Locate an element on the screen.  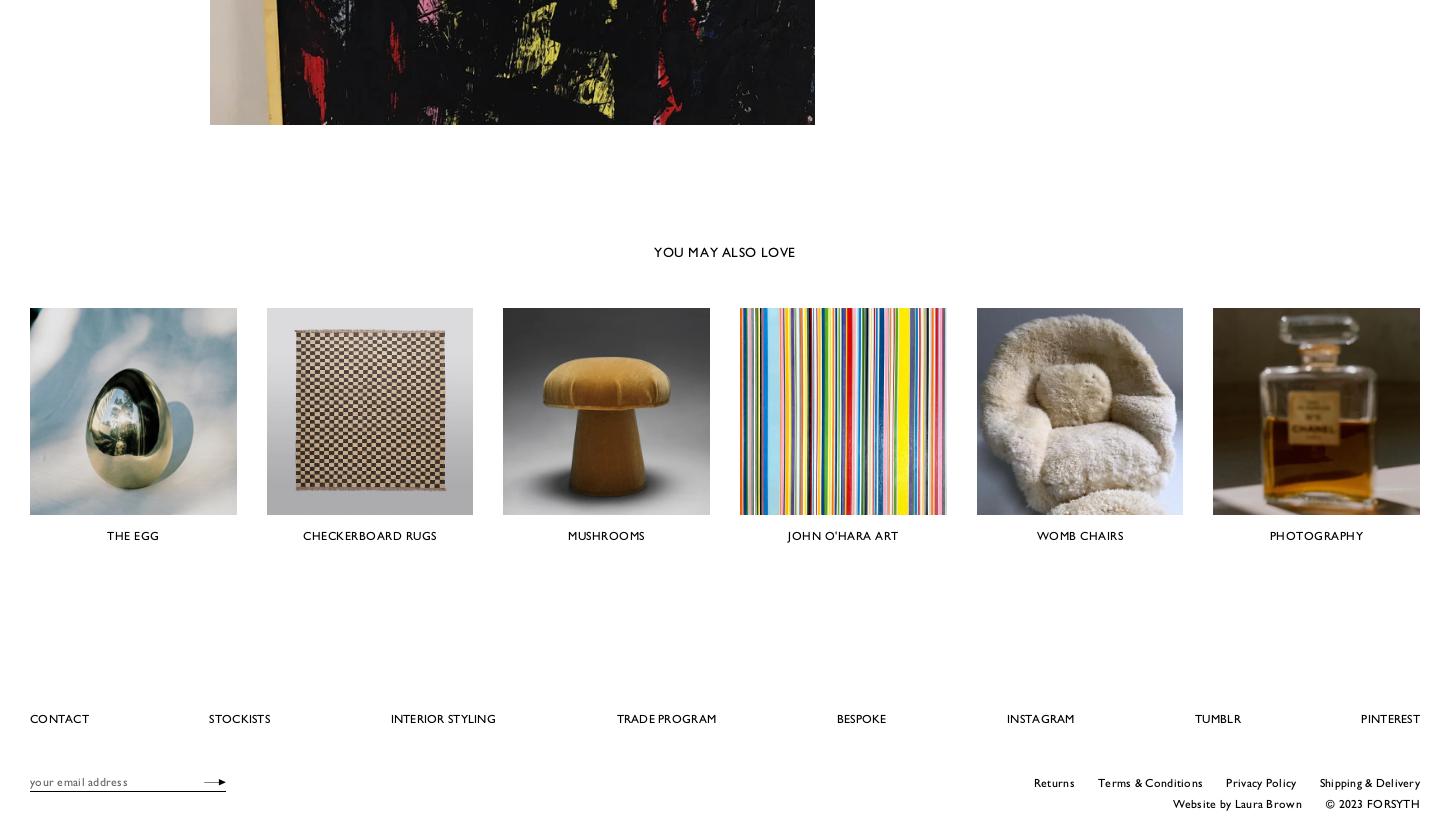
'Interior Styling' is located at coordinates (441, 715).